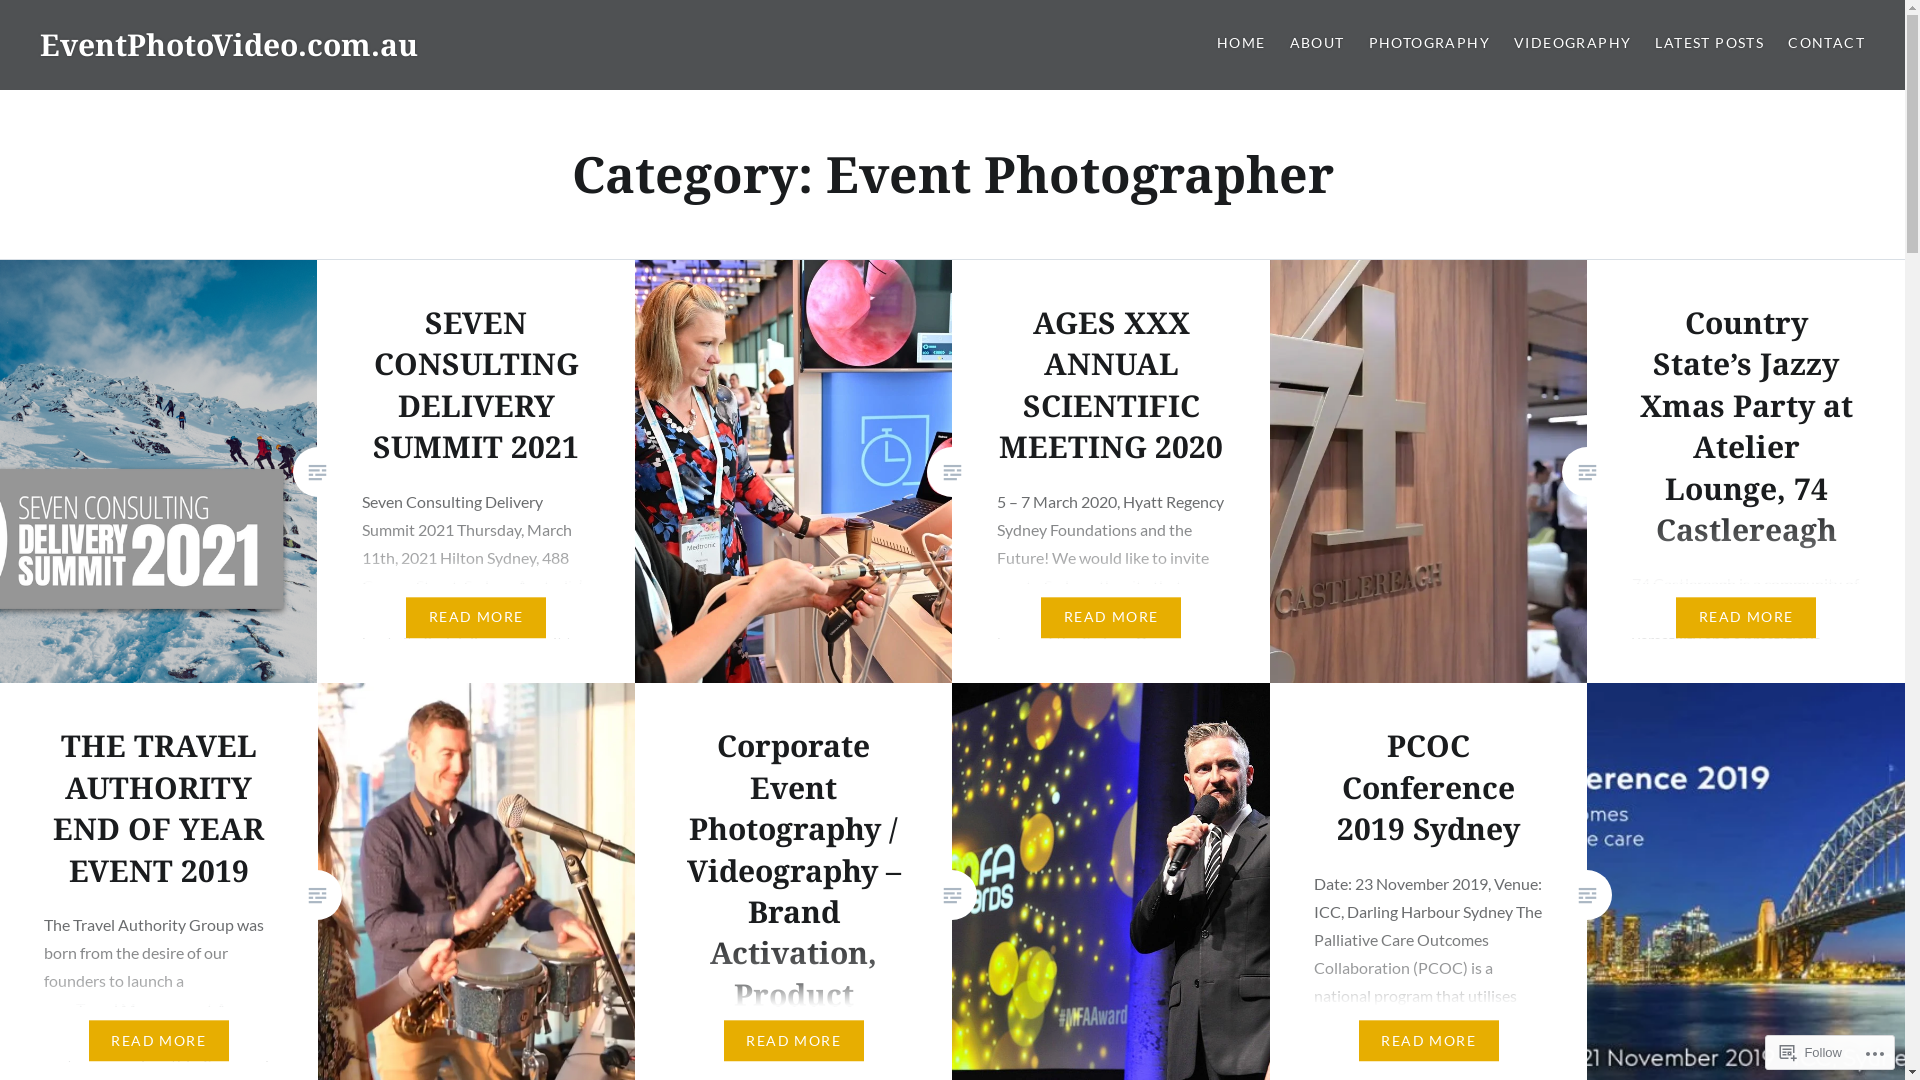 This screenshot has height=1080, width=1920. I want to click on 'SEVEN CONSULTING DELIVERY SUMMIT 2021', so click(474, 384).